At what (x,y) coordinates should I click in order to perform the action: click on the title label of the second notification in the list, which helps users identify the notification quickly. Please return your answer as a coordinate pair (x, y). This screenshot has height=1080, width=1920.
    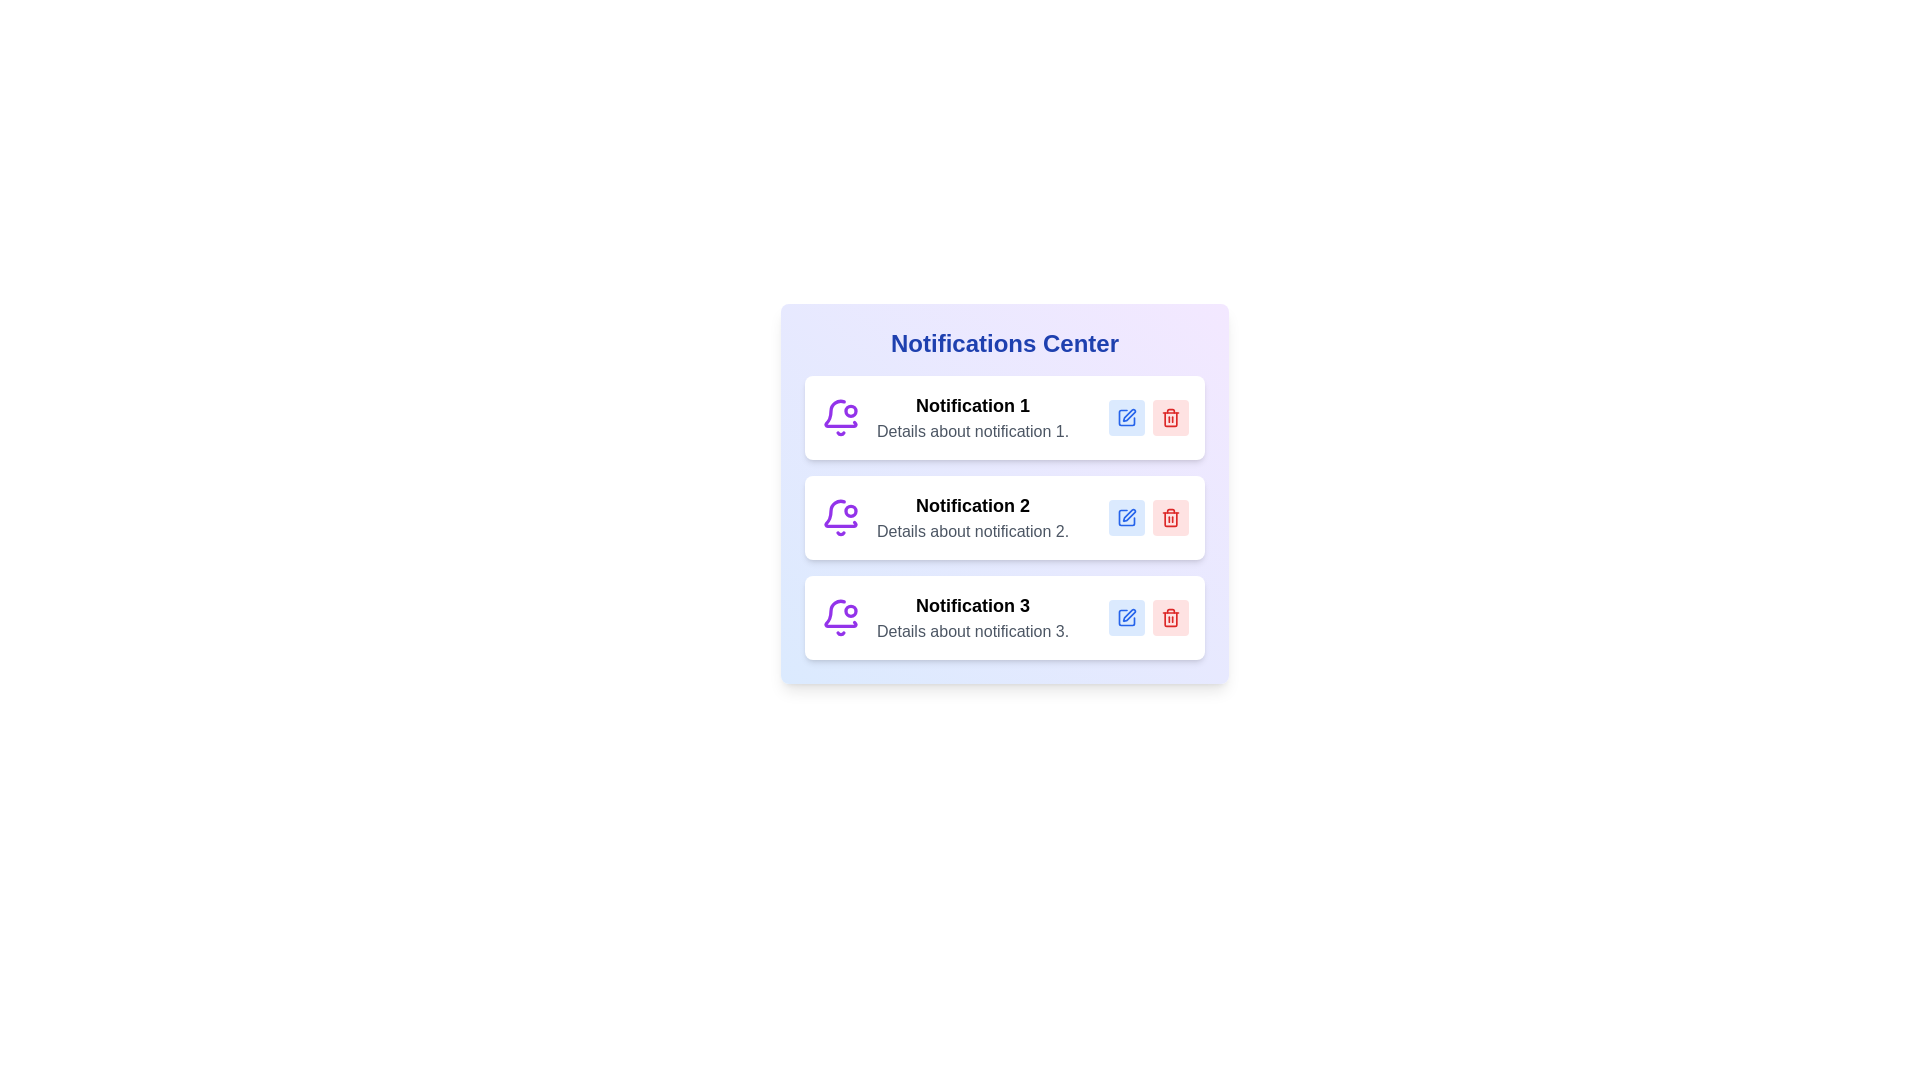
    Looking at the image, I should click on (973, 504).